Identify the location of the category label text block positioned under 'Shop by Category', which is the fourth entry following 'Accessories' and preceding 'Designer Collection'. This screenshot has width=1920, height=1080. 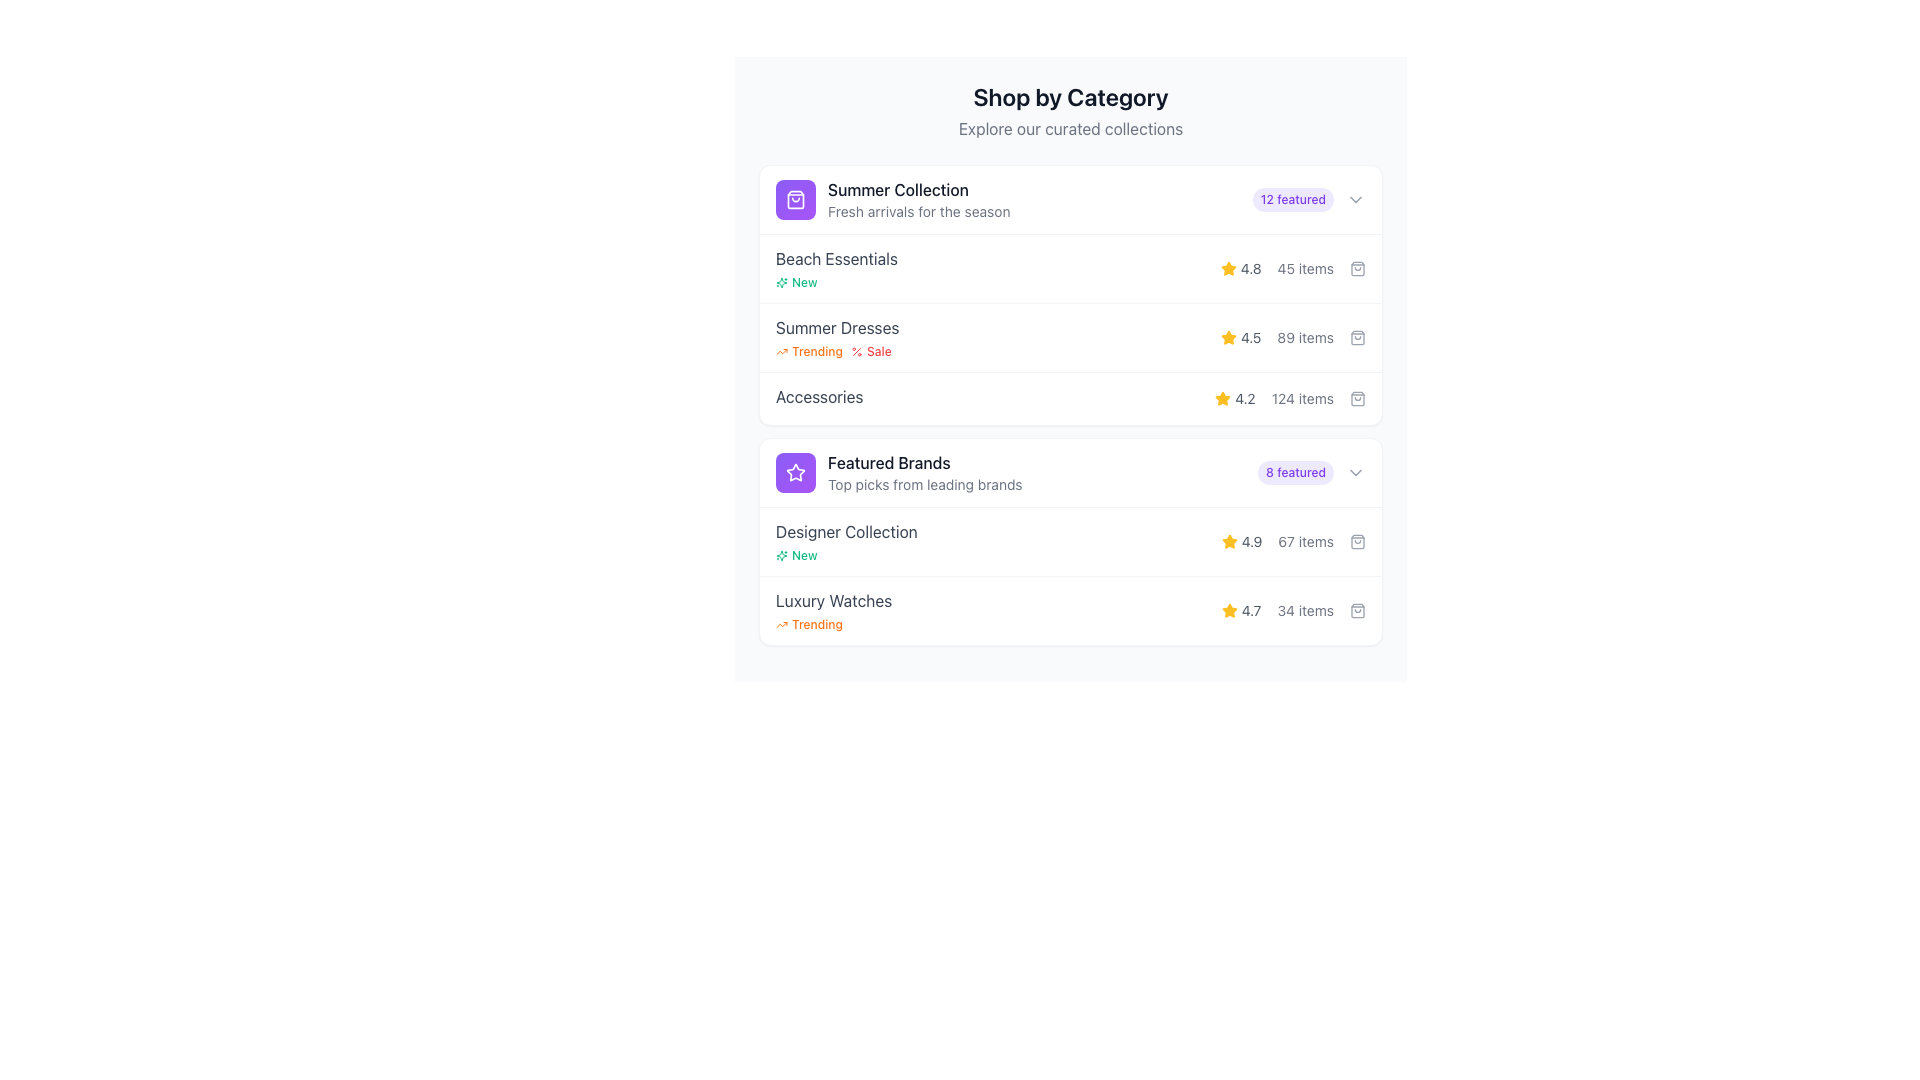
(924, 473).